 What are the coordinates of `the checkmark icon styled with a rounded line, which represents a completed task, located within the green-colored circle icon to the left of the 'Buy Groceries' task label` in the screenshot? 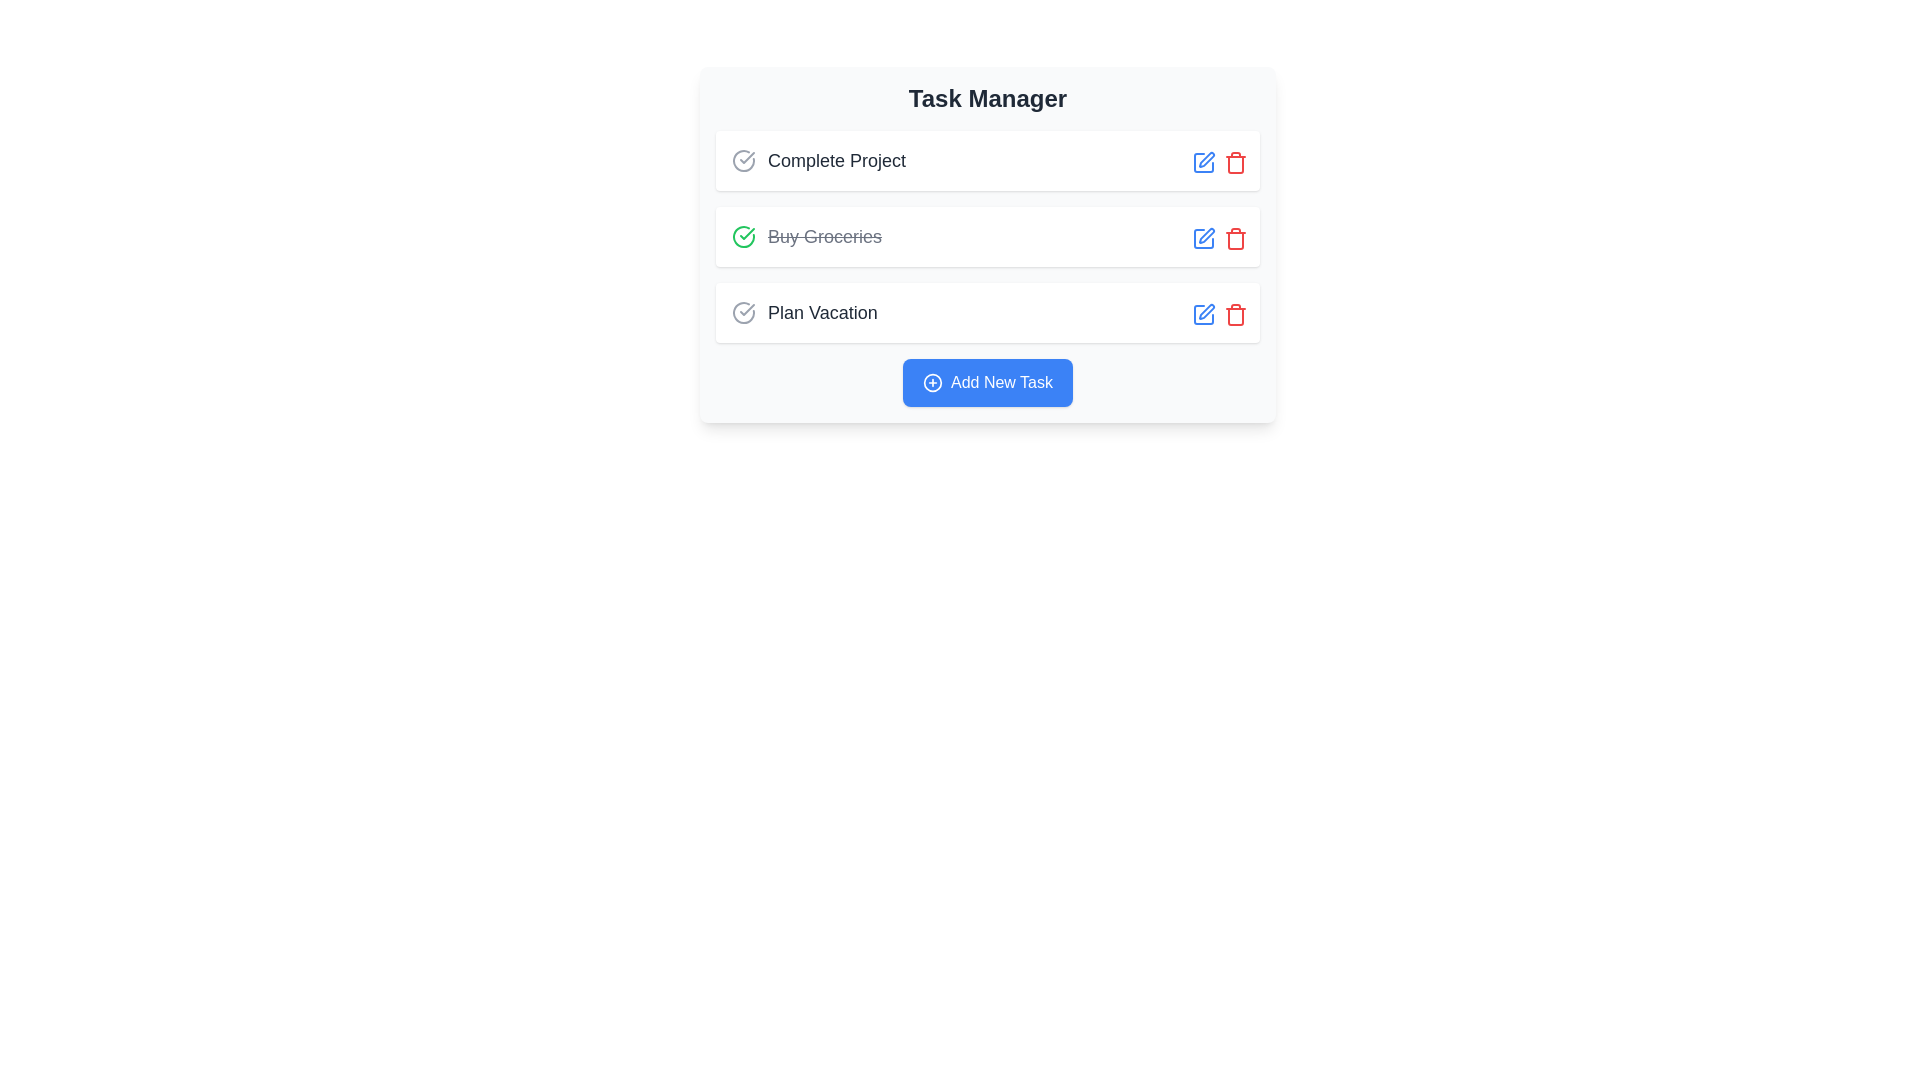 It's located at (746, 157).